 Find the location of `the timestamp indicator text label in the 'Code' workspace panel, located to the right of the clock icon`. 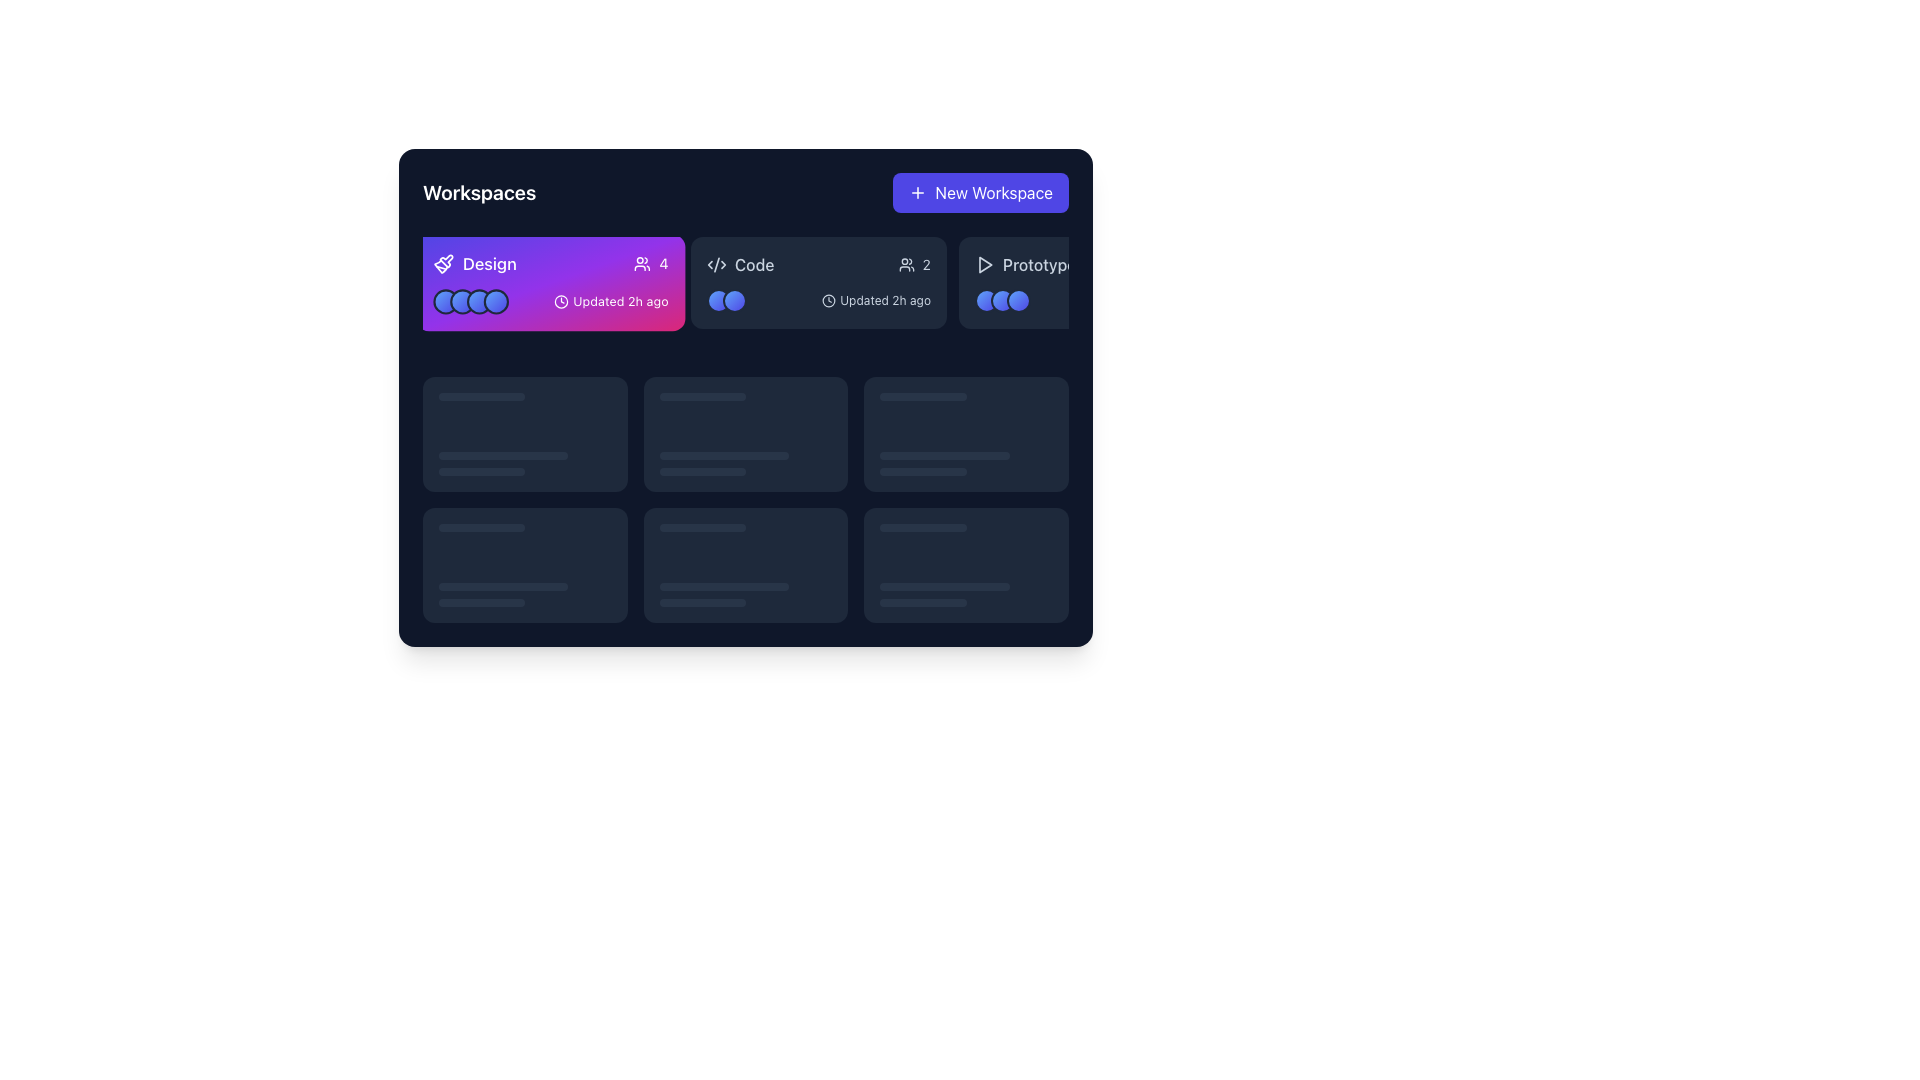

the timestamp indicator text label in the 'Code' workspace panel, located to the right of the clock icon is located at coordinates (884, 300).